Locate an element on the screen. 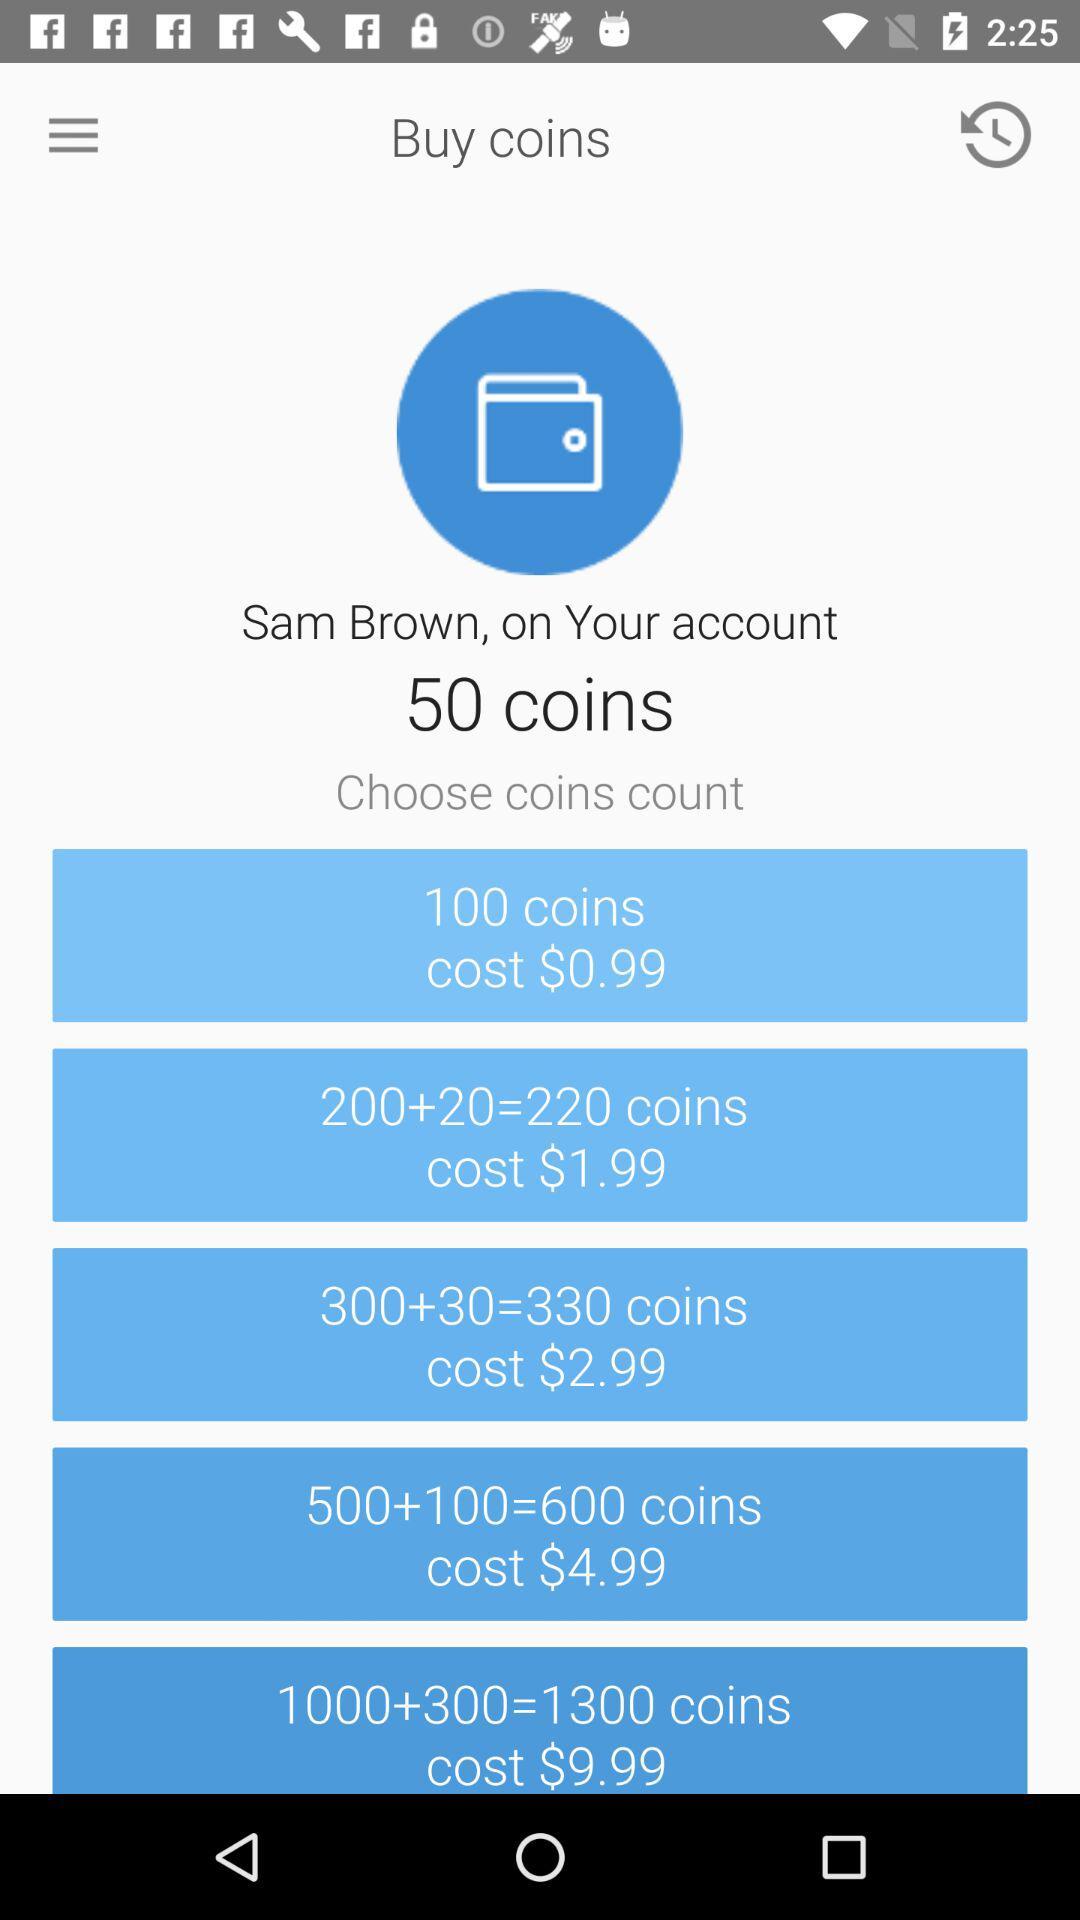  the icon below 200 20 220 is located at coordinates (540, 1334).